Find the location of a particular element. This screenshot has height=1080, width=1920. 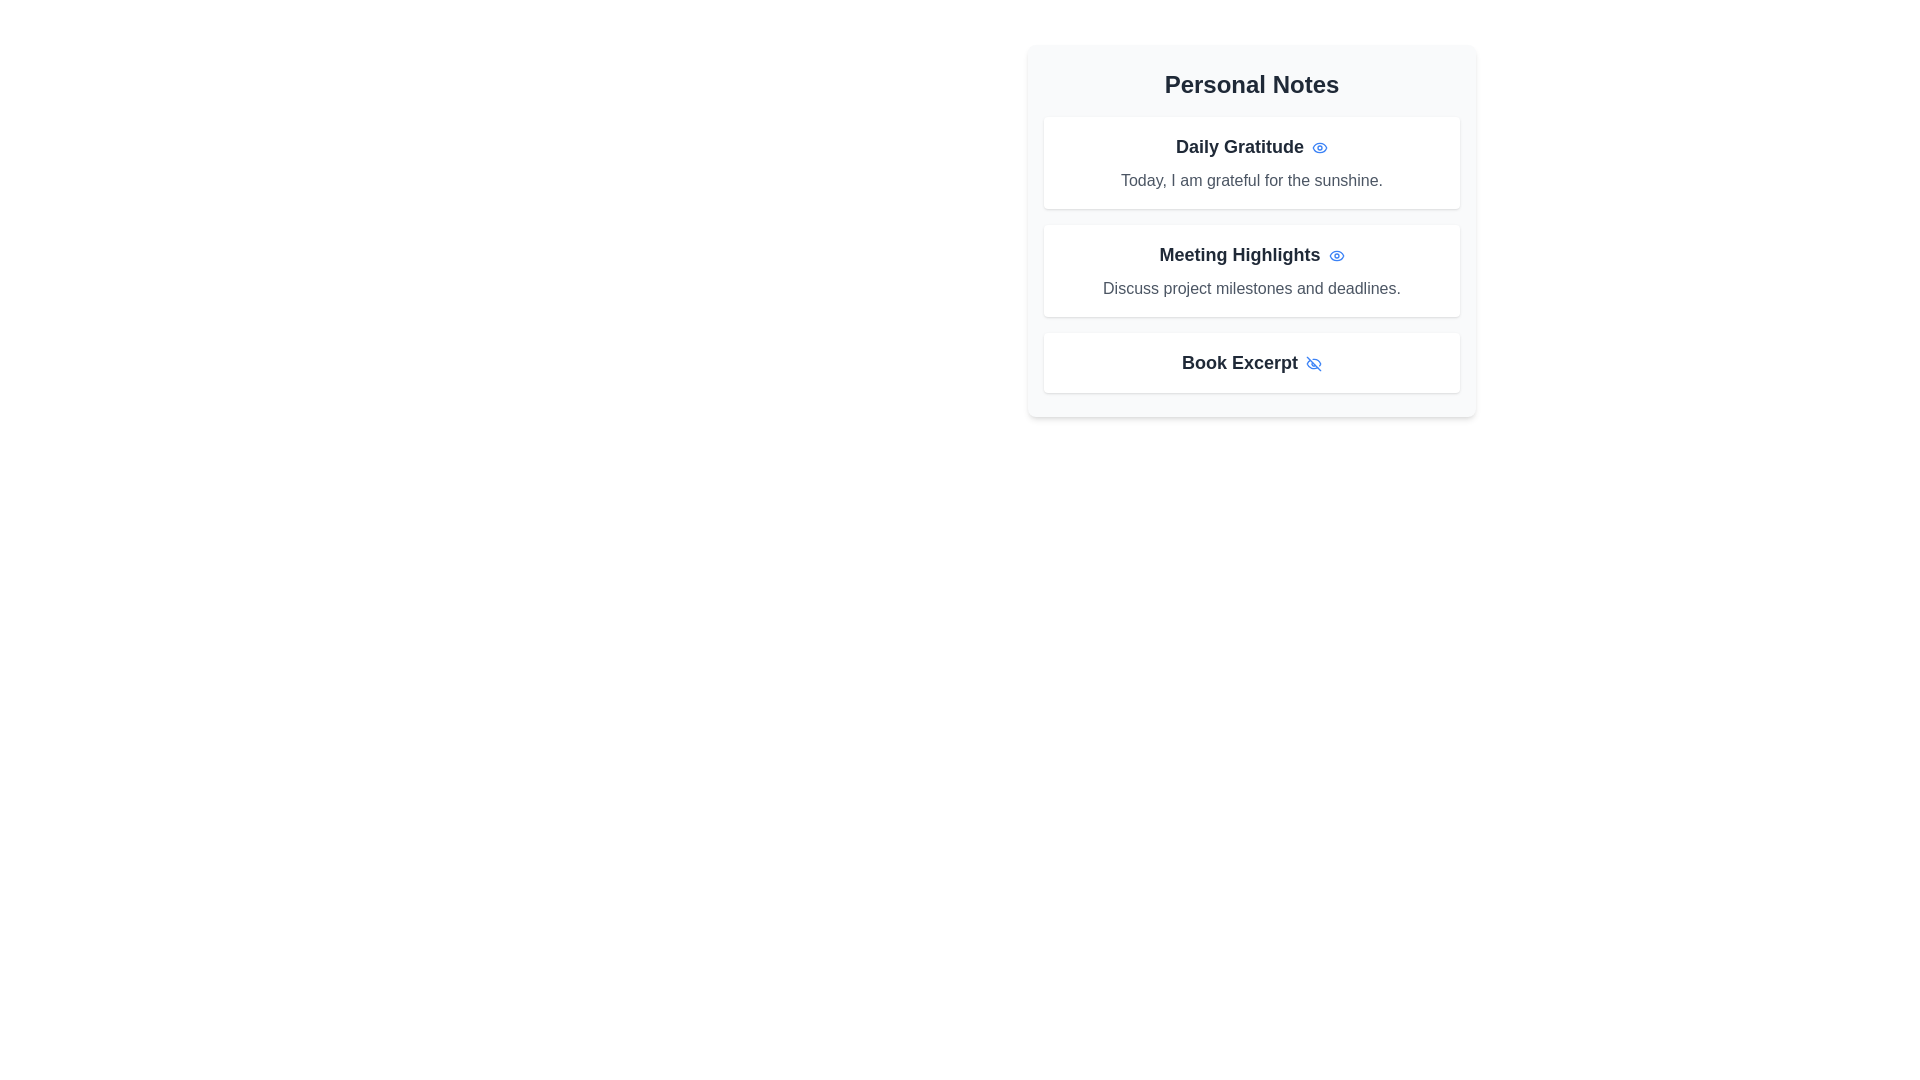

the eye icon of the note titled Book Excerpt to toggle its visibility is located at coordinates (1314, 362).